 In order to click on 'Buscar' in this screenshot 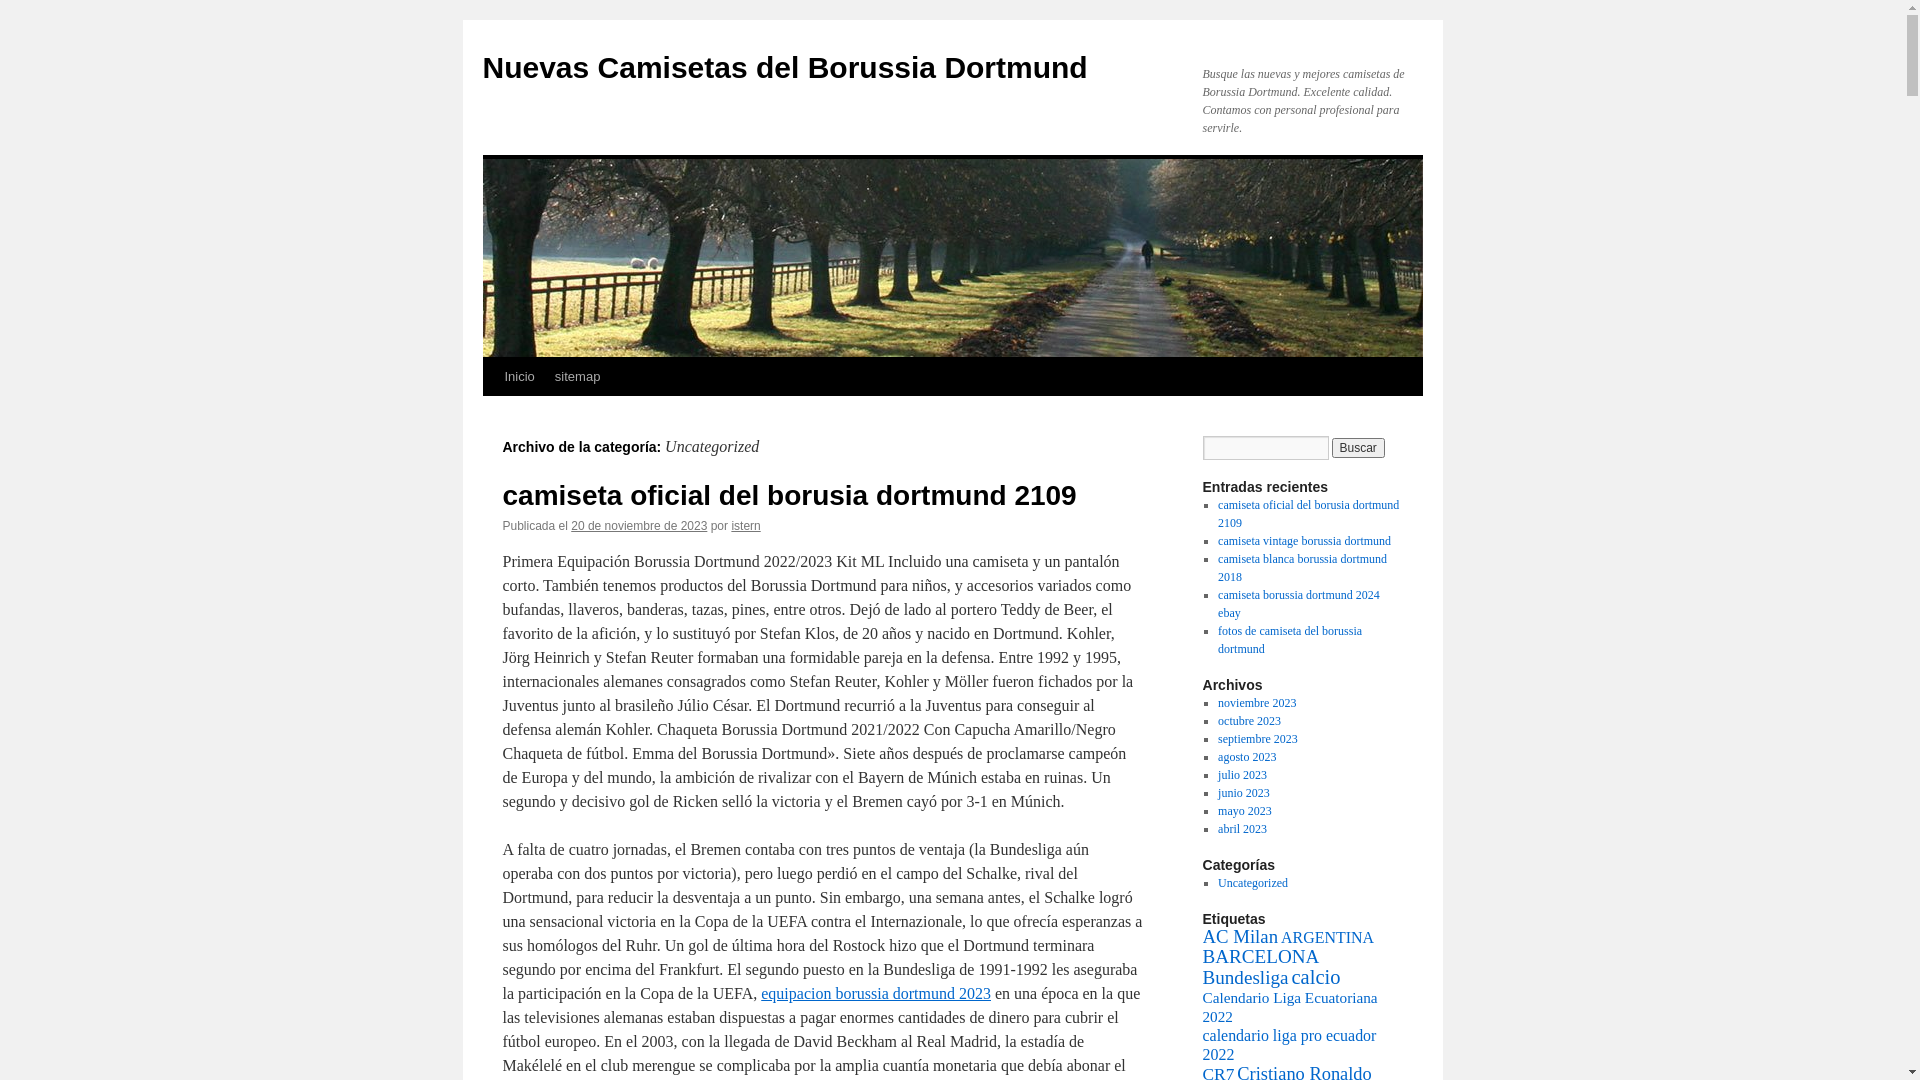, I will do `click(1358, 446)`.